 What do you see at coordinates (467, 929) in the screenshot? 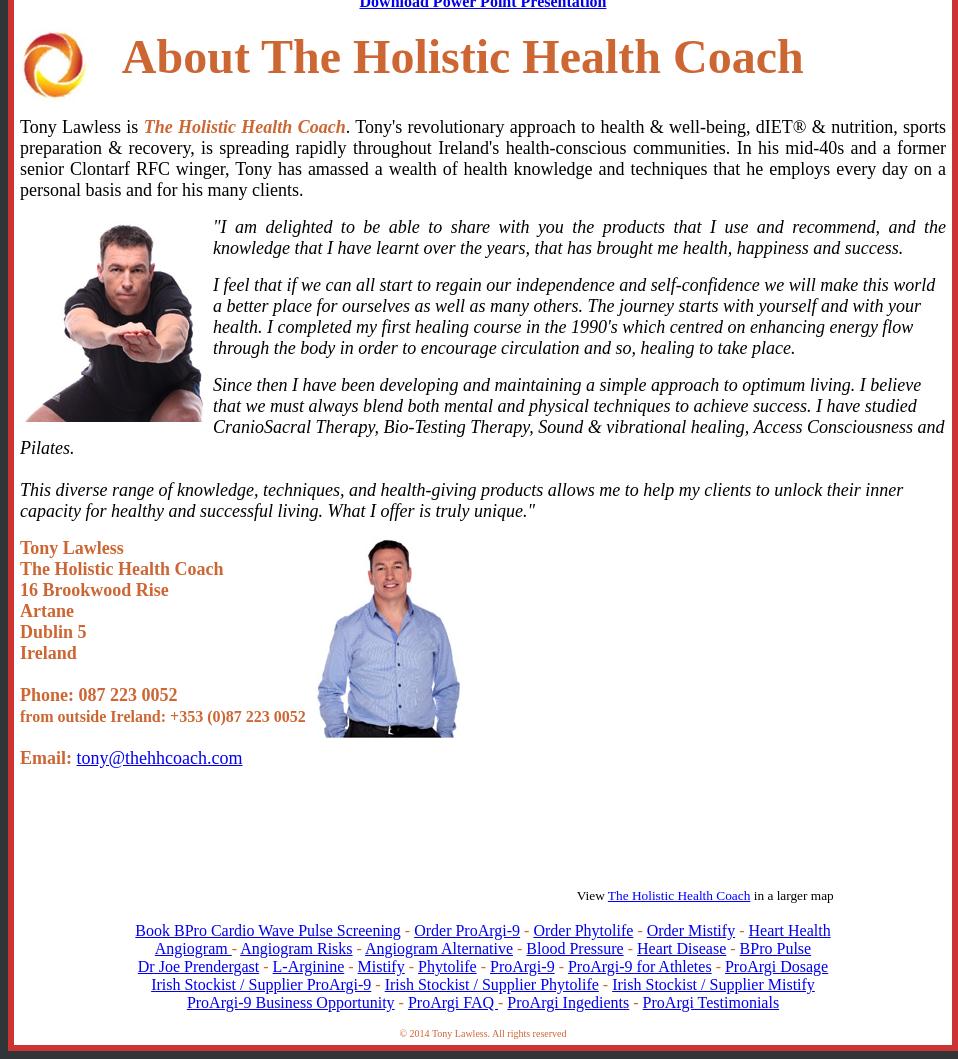
I see `'Order ProArgi-9'` at bounding box center [467, 929].